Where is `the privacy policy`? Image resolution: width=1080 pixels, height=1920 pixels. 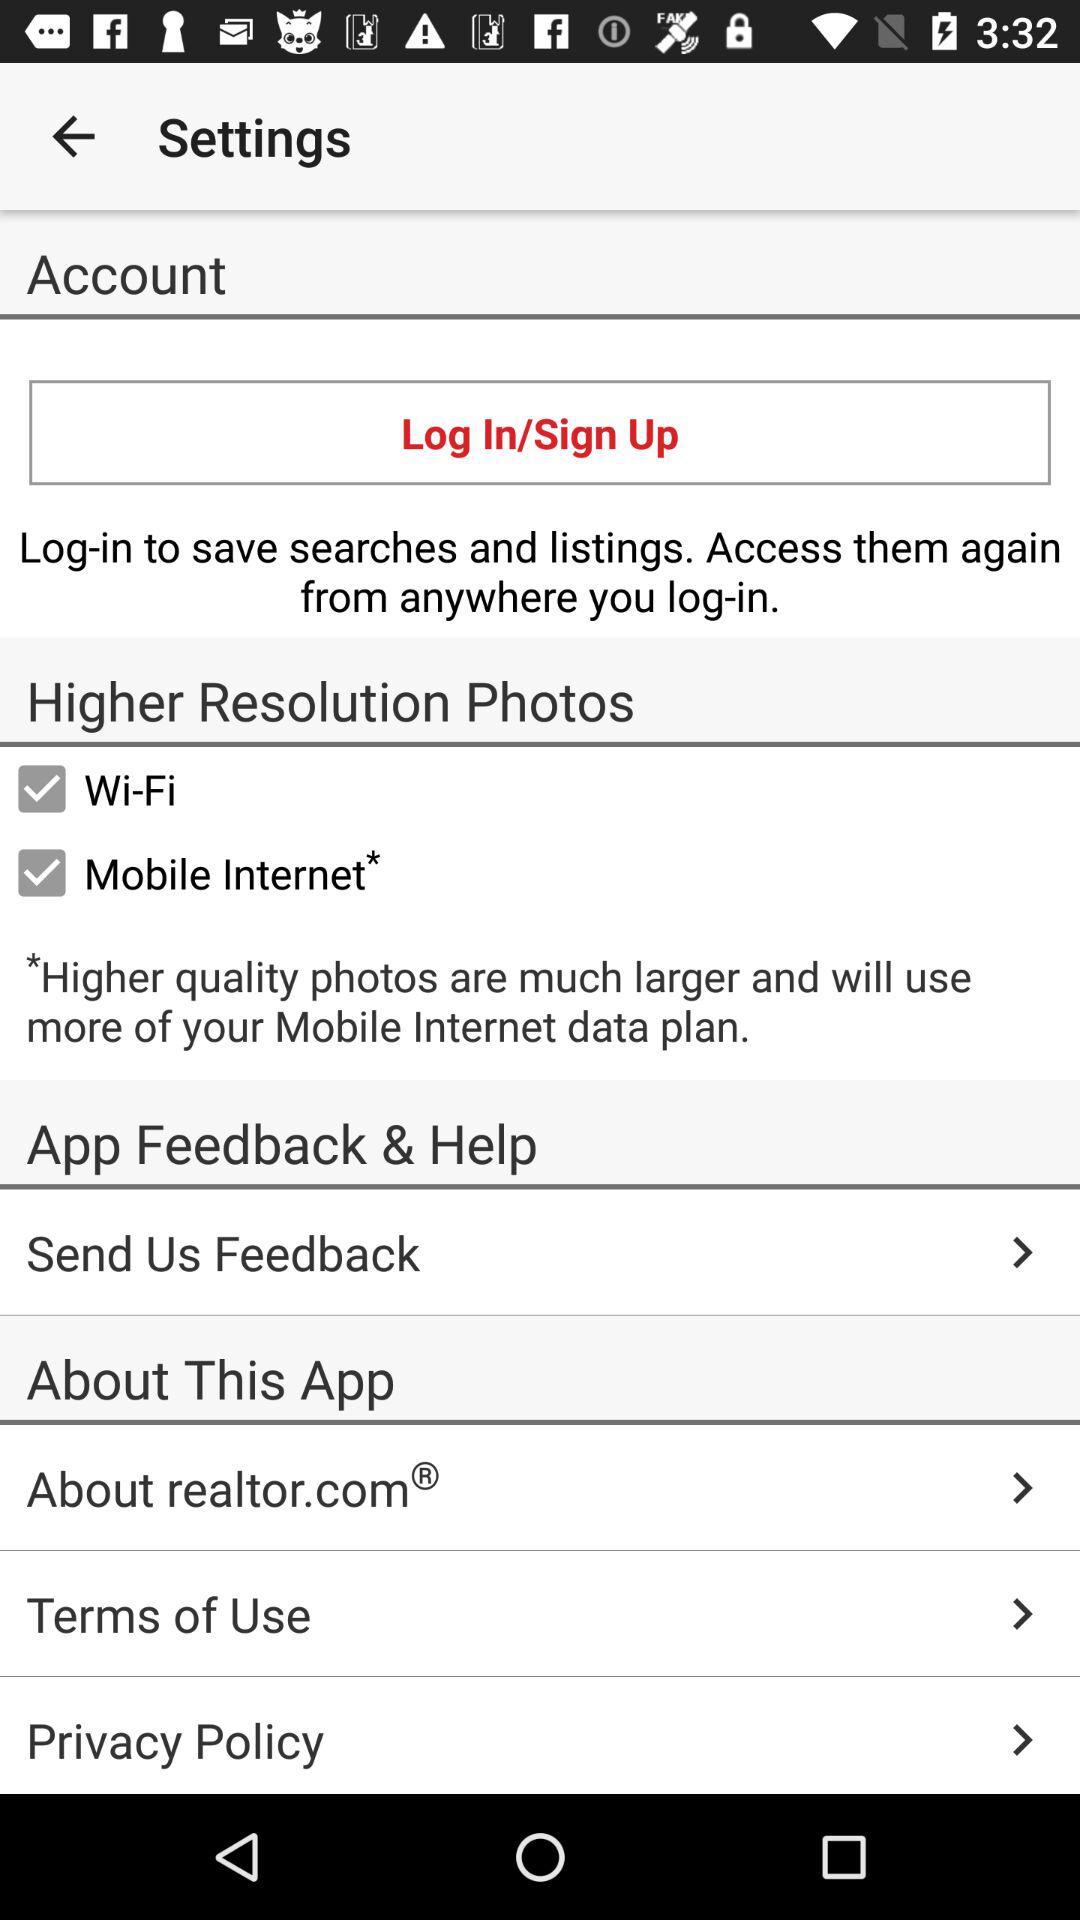 the privacy policy is located at coordinates (540, 1734).